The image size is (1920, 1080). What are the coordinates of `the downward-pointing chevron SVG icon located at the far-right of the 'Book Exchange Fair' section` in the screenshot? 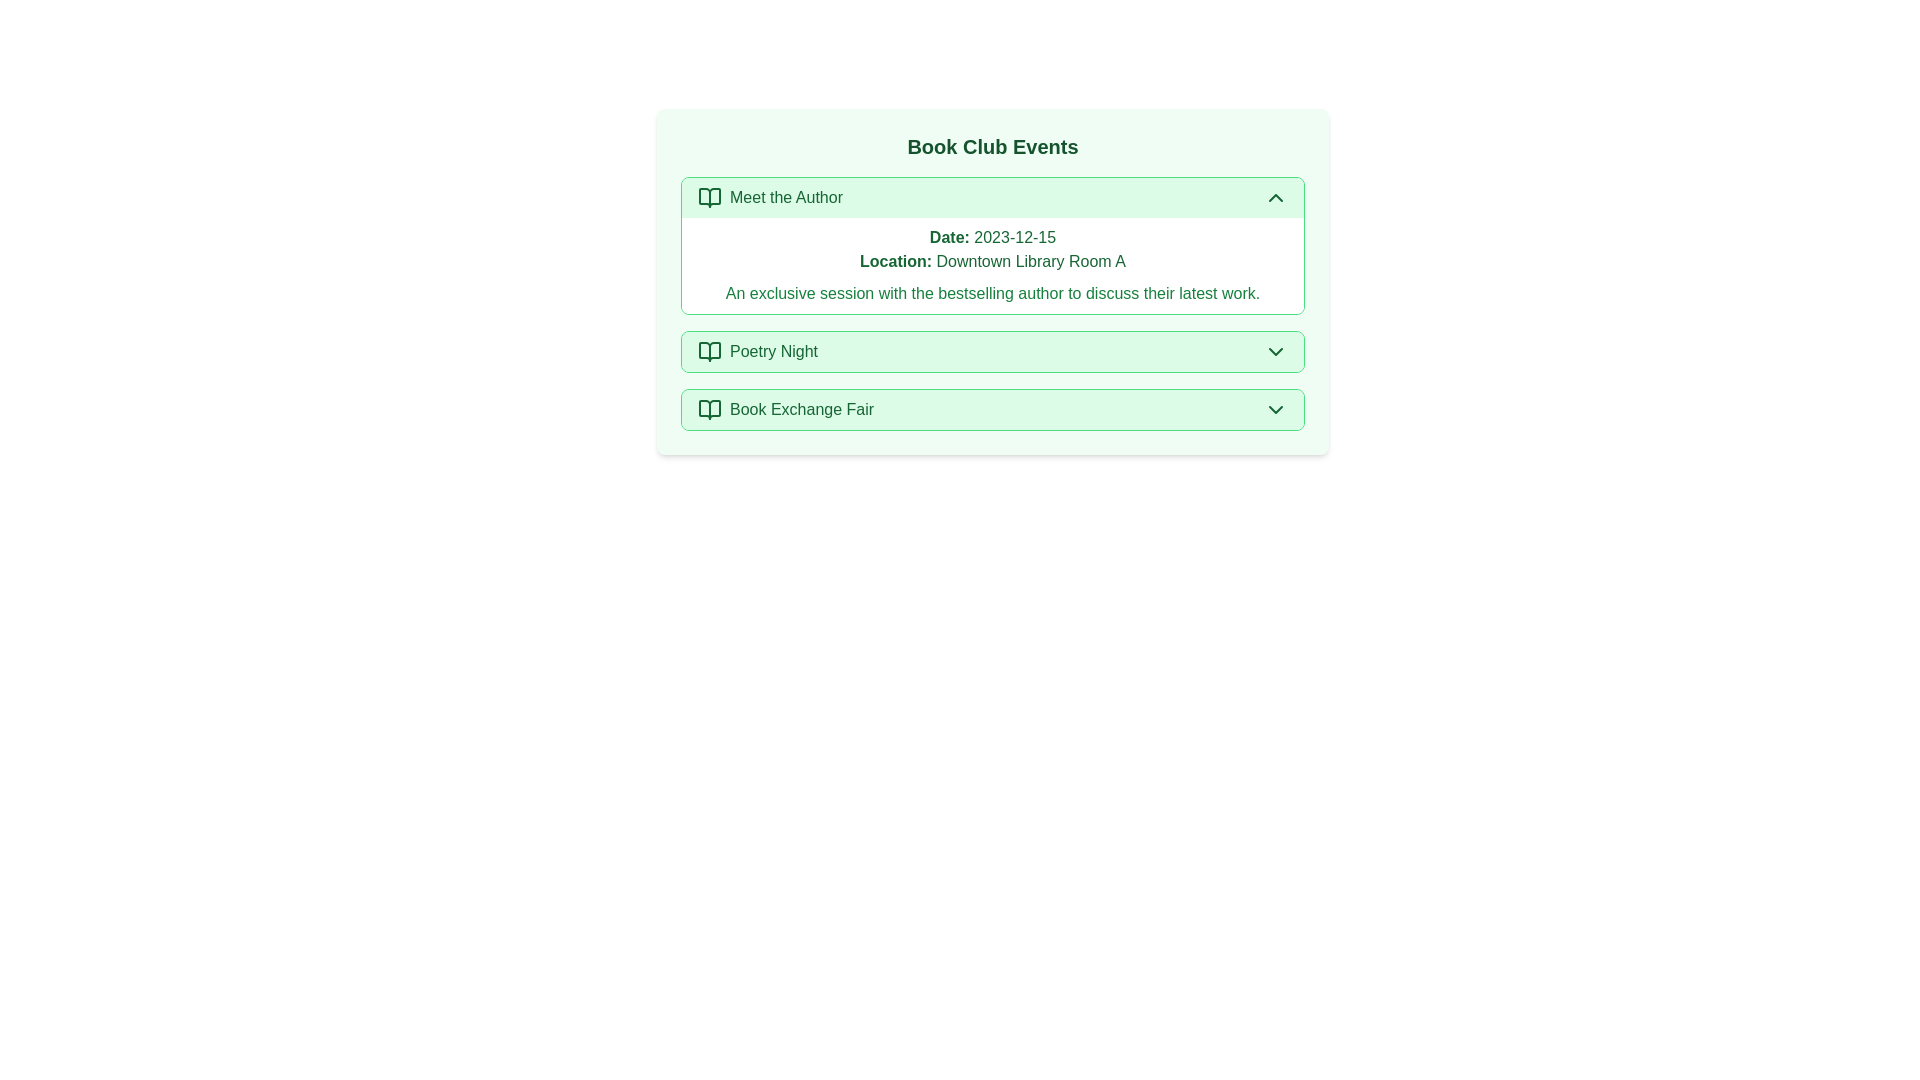 It's located at (1275, 408).